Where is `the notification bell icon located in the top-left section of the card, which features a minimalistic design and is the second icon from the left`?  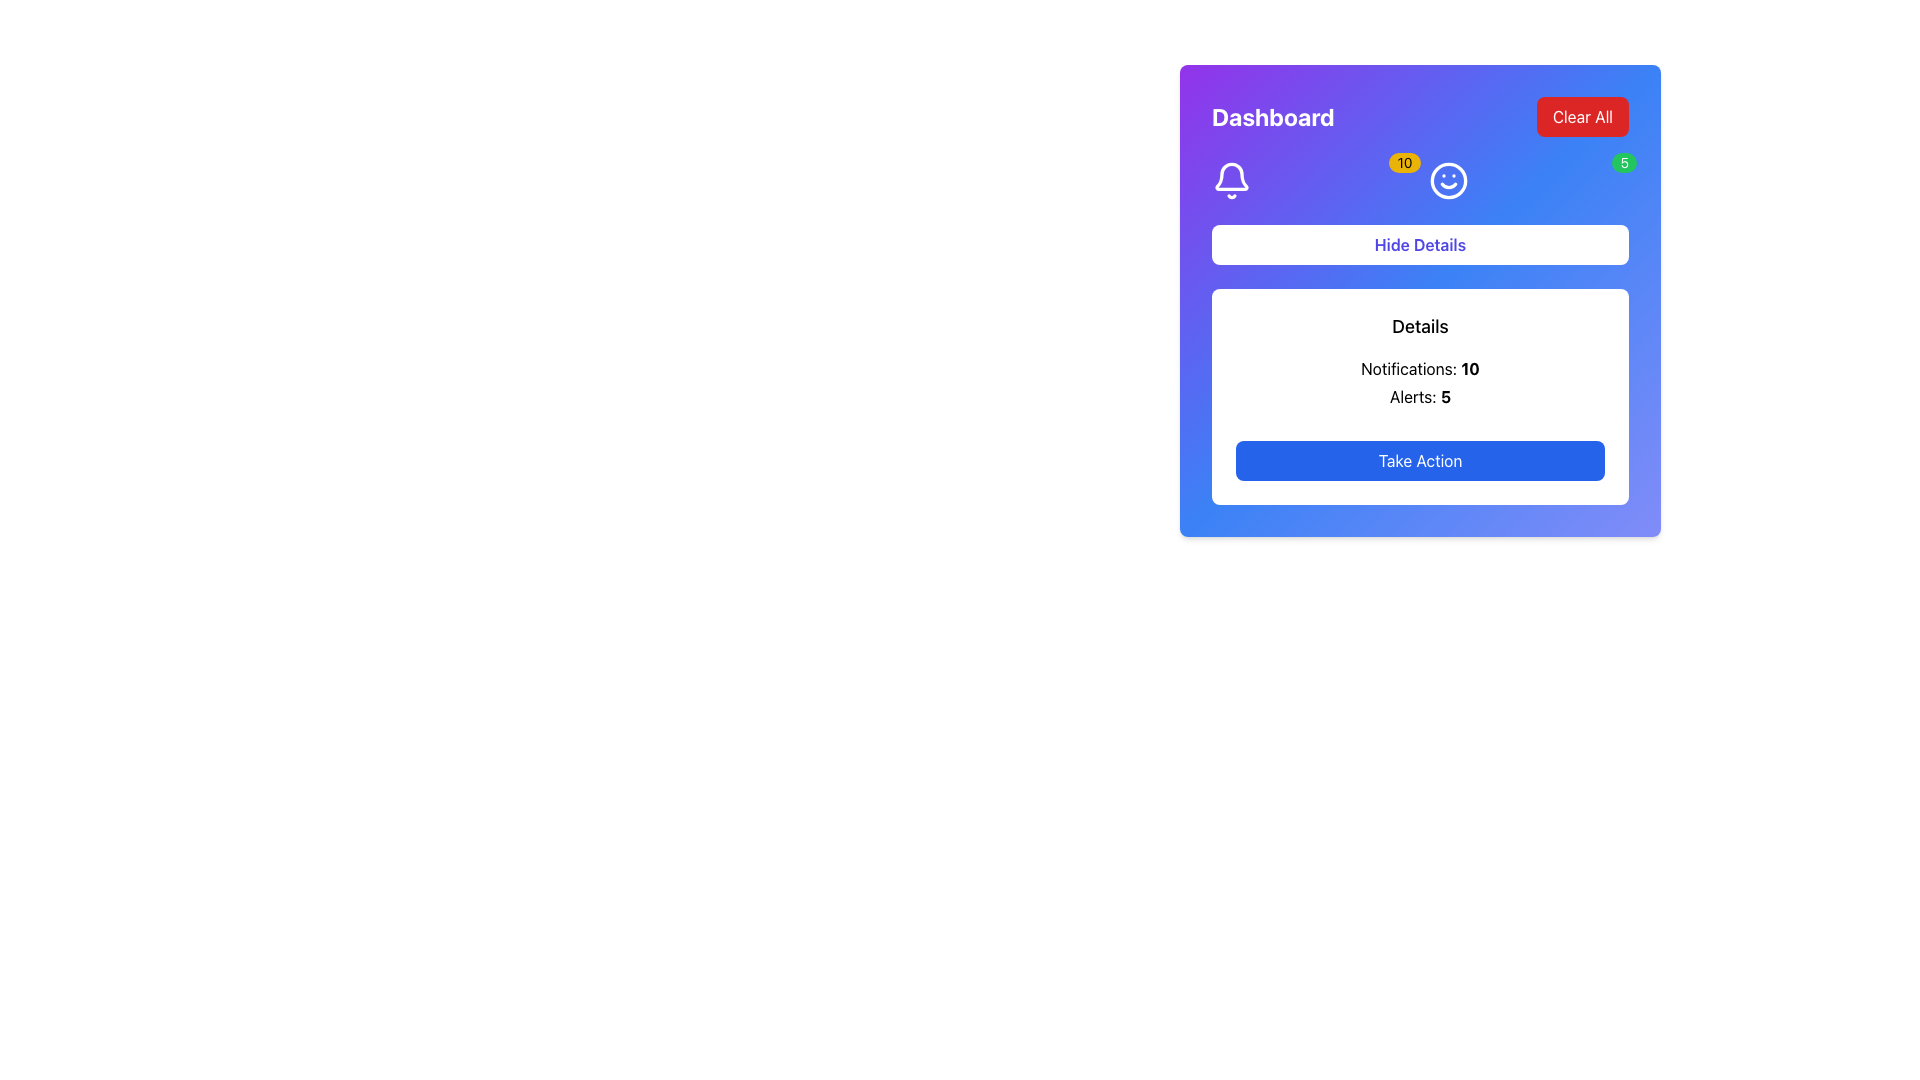 the notification bell icon located in the top-left section of the card, which features a minimalistic design and is the second icon from the left is located at coordinates (1231, 175).